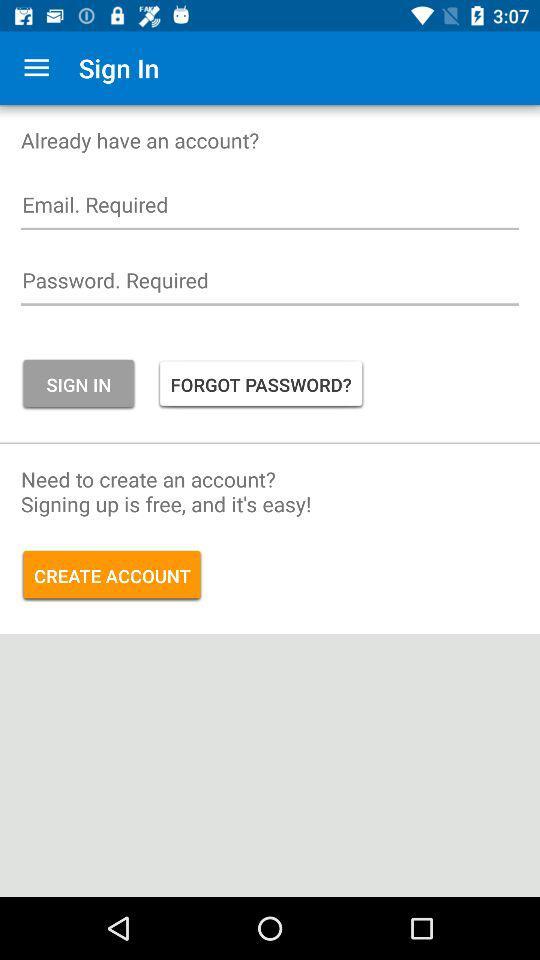  I want to click on the forgot password? item, so click(261, 383).